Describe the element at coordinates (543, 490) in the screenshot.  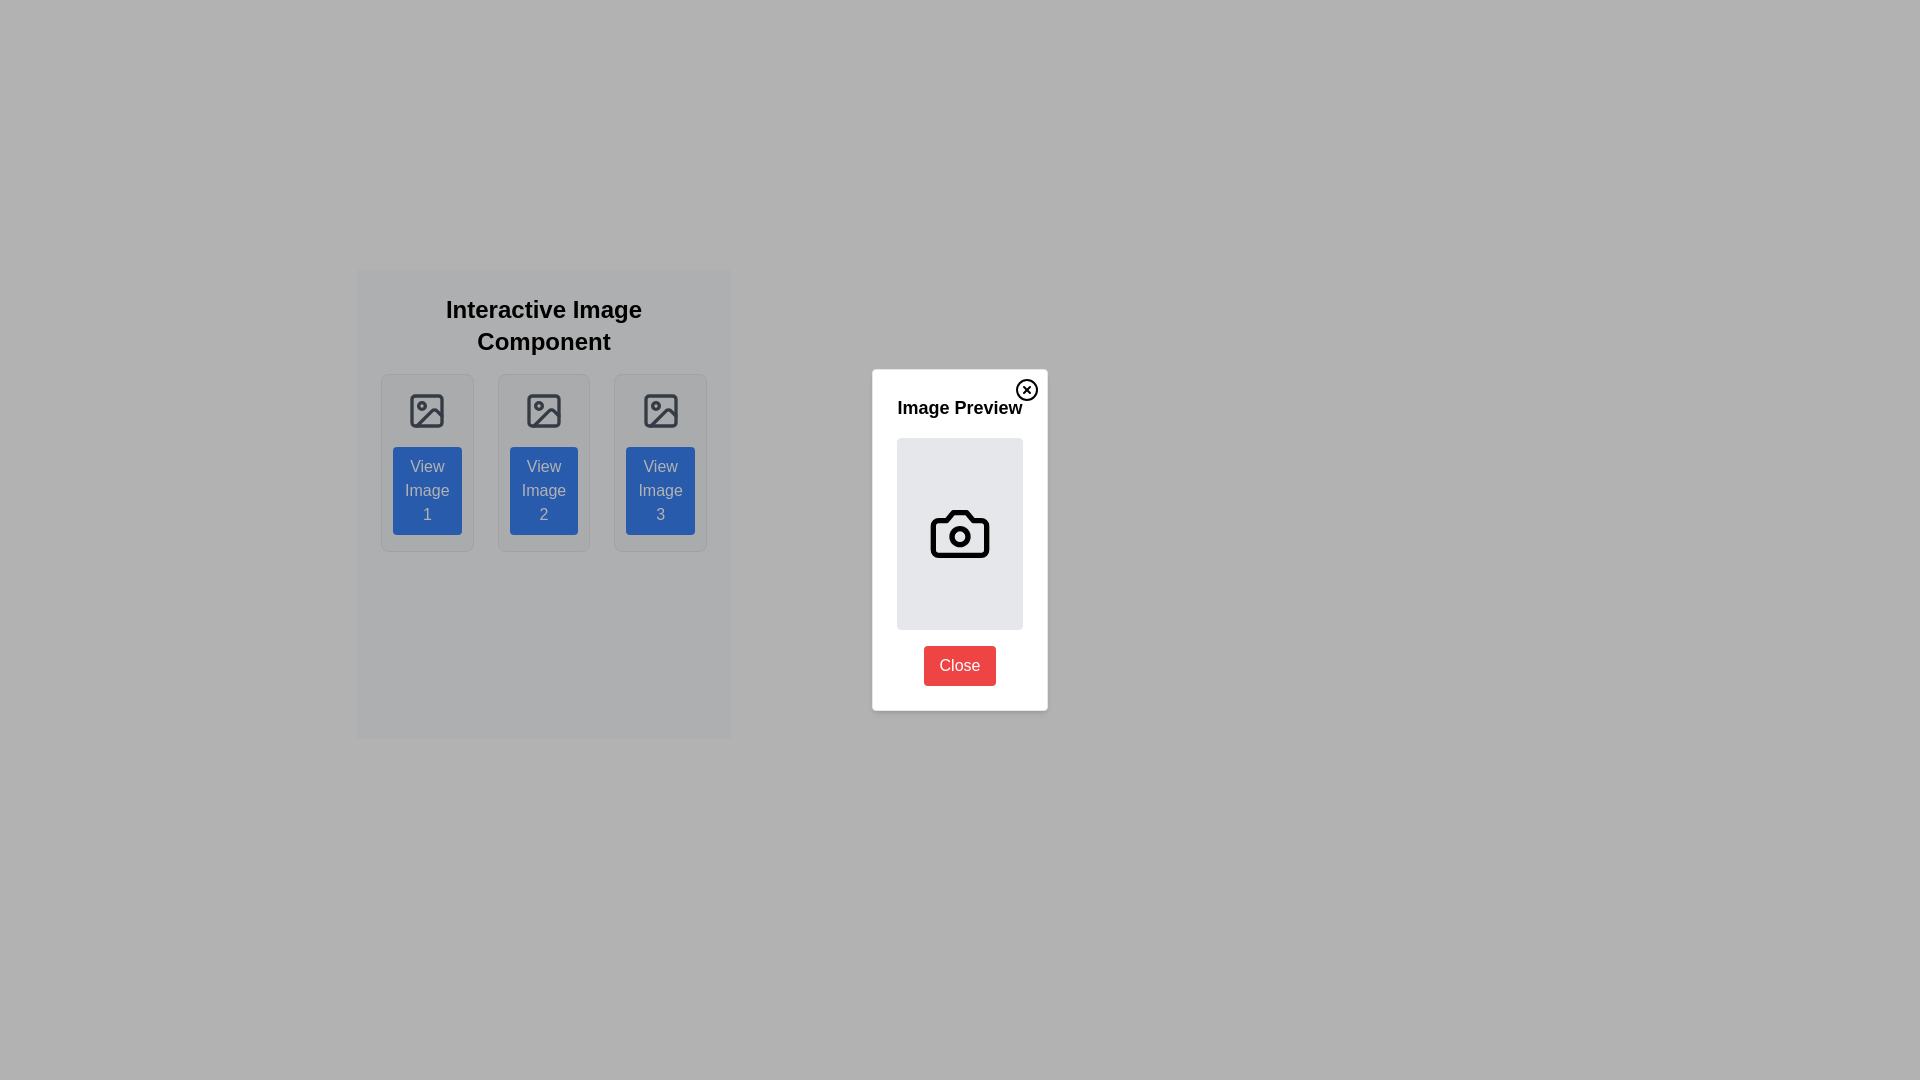
I see `the central button within the card structure that allows the user to preview the associated image, located beneath an icon representing a missing image` at that location.